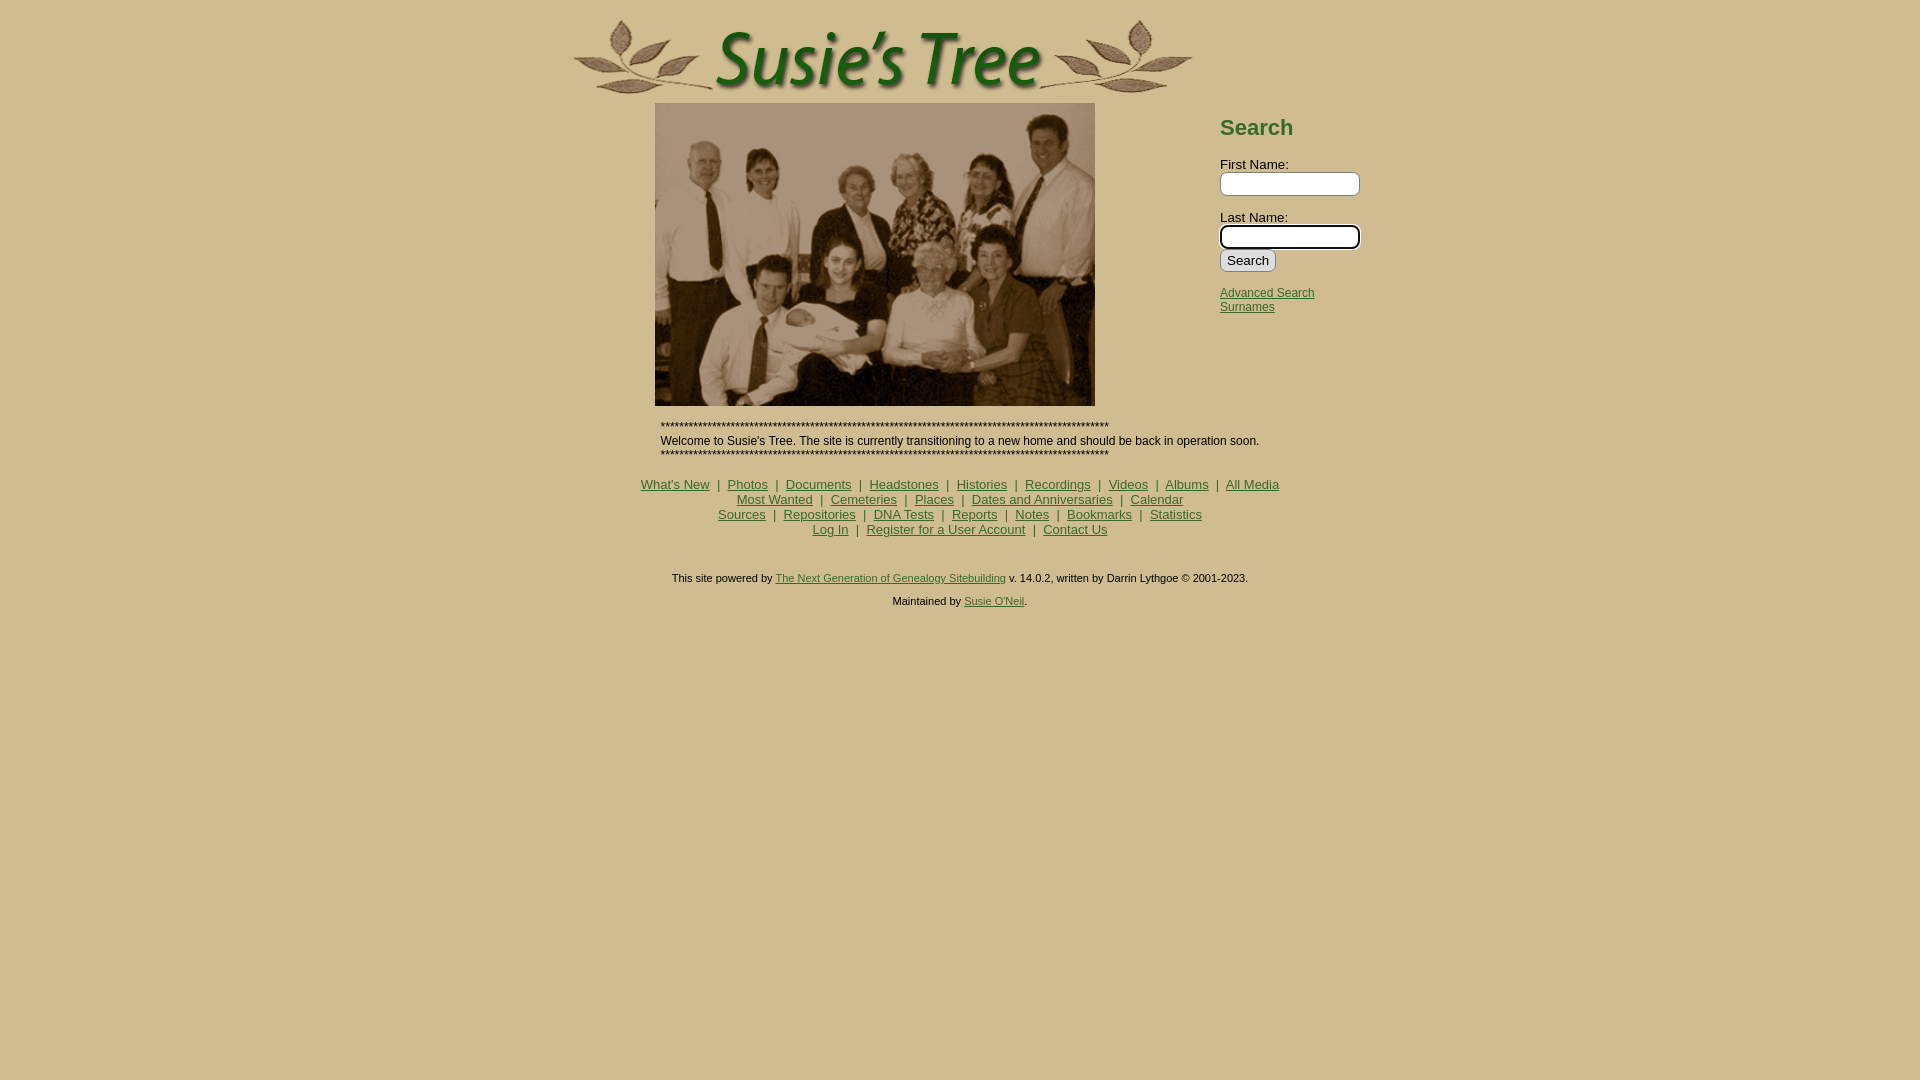  I want to click on 'Dates and Anniversaries', so click(1041, 498).